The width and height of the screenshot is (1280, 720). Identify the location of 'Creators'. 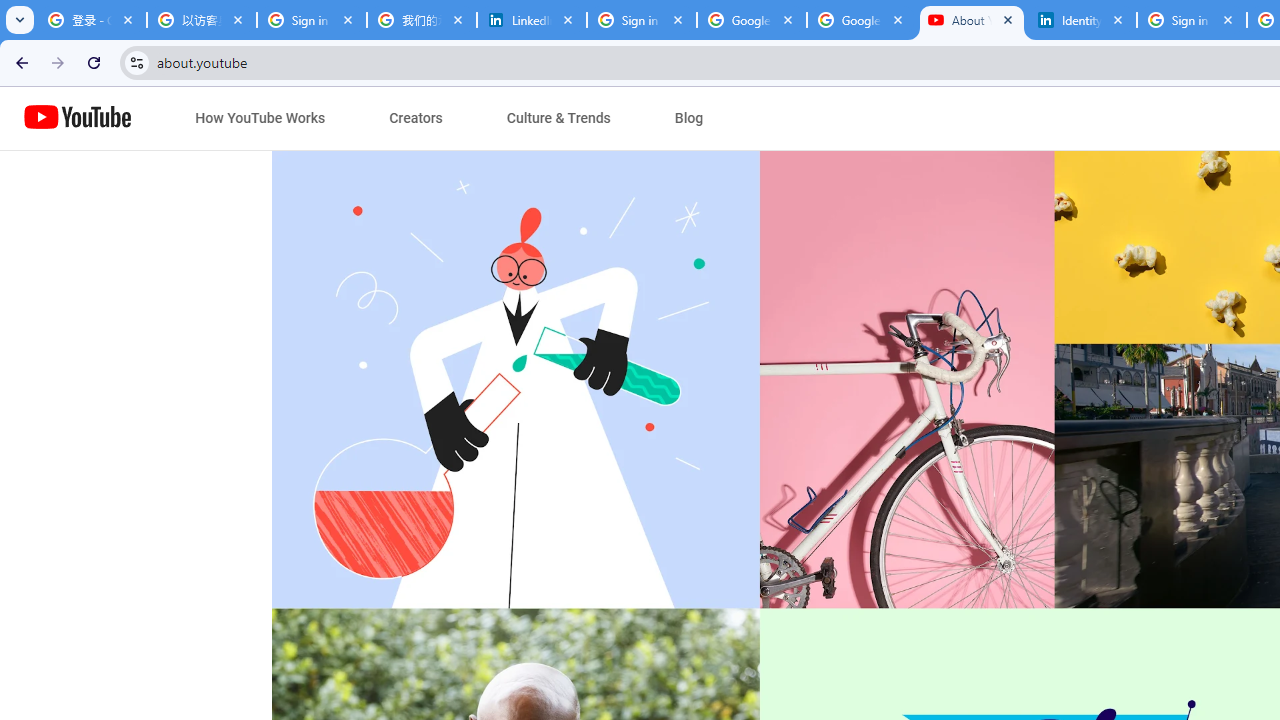
(415, 118).